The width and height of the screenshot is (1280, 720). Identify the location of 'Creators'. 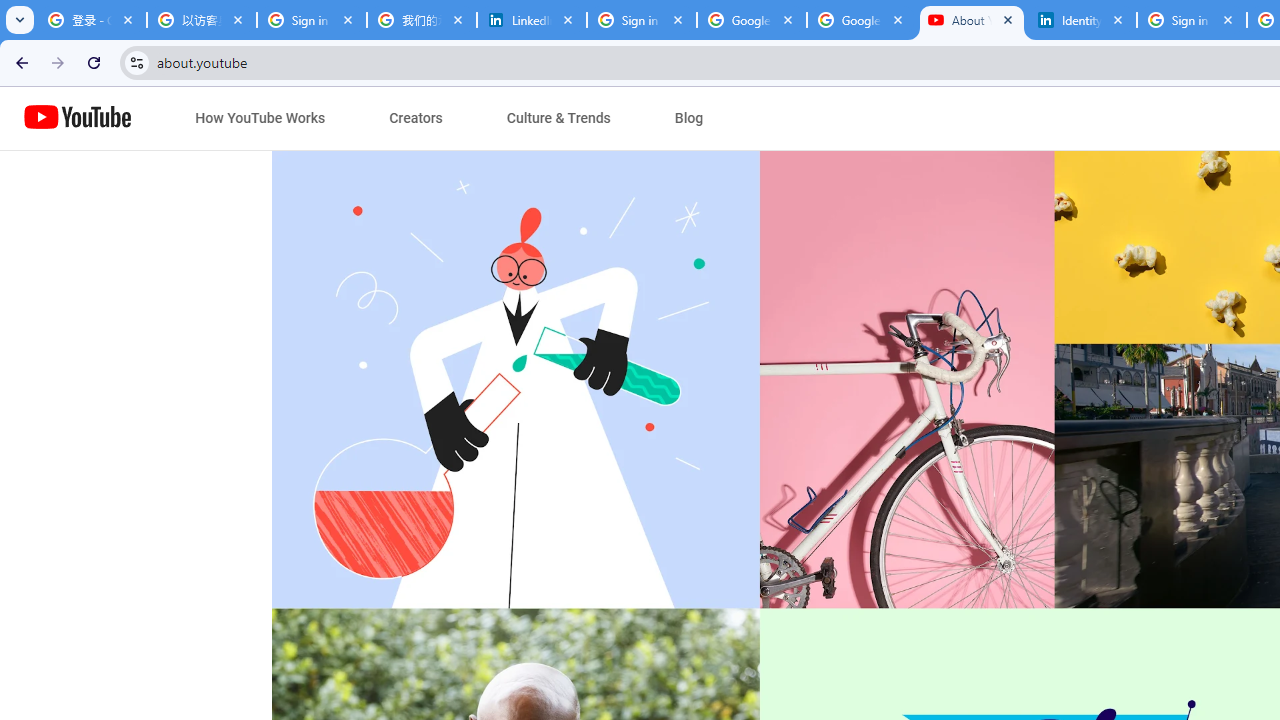
(415, 118).